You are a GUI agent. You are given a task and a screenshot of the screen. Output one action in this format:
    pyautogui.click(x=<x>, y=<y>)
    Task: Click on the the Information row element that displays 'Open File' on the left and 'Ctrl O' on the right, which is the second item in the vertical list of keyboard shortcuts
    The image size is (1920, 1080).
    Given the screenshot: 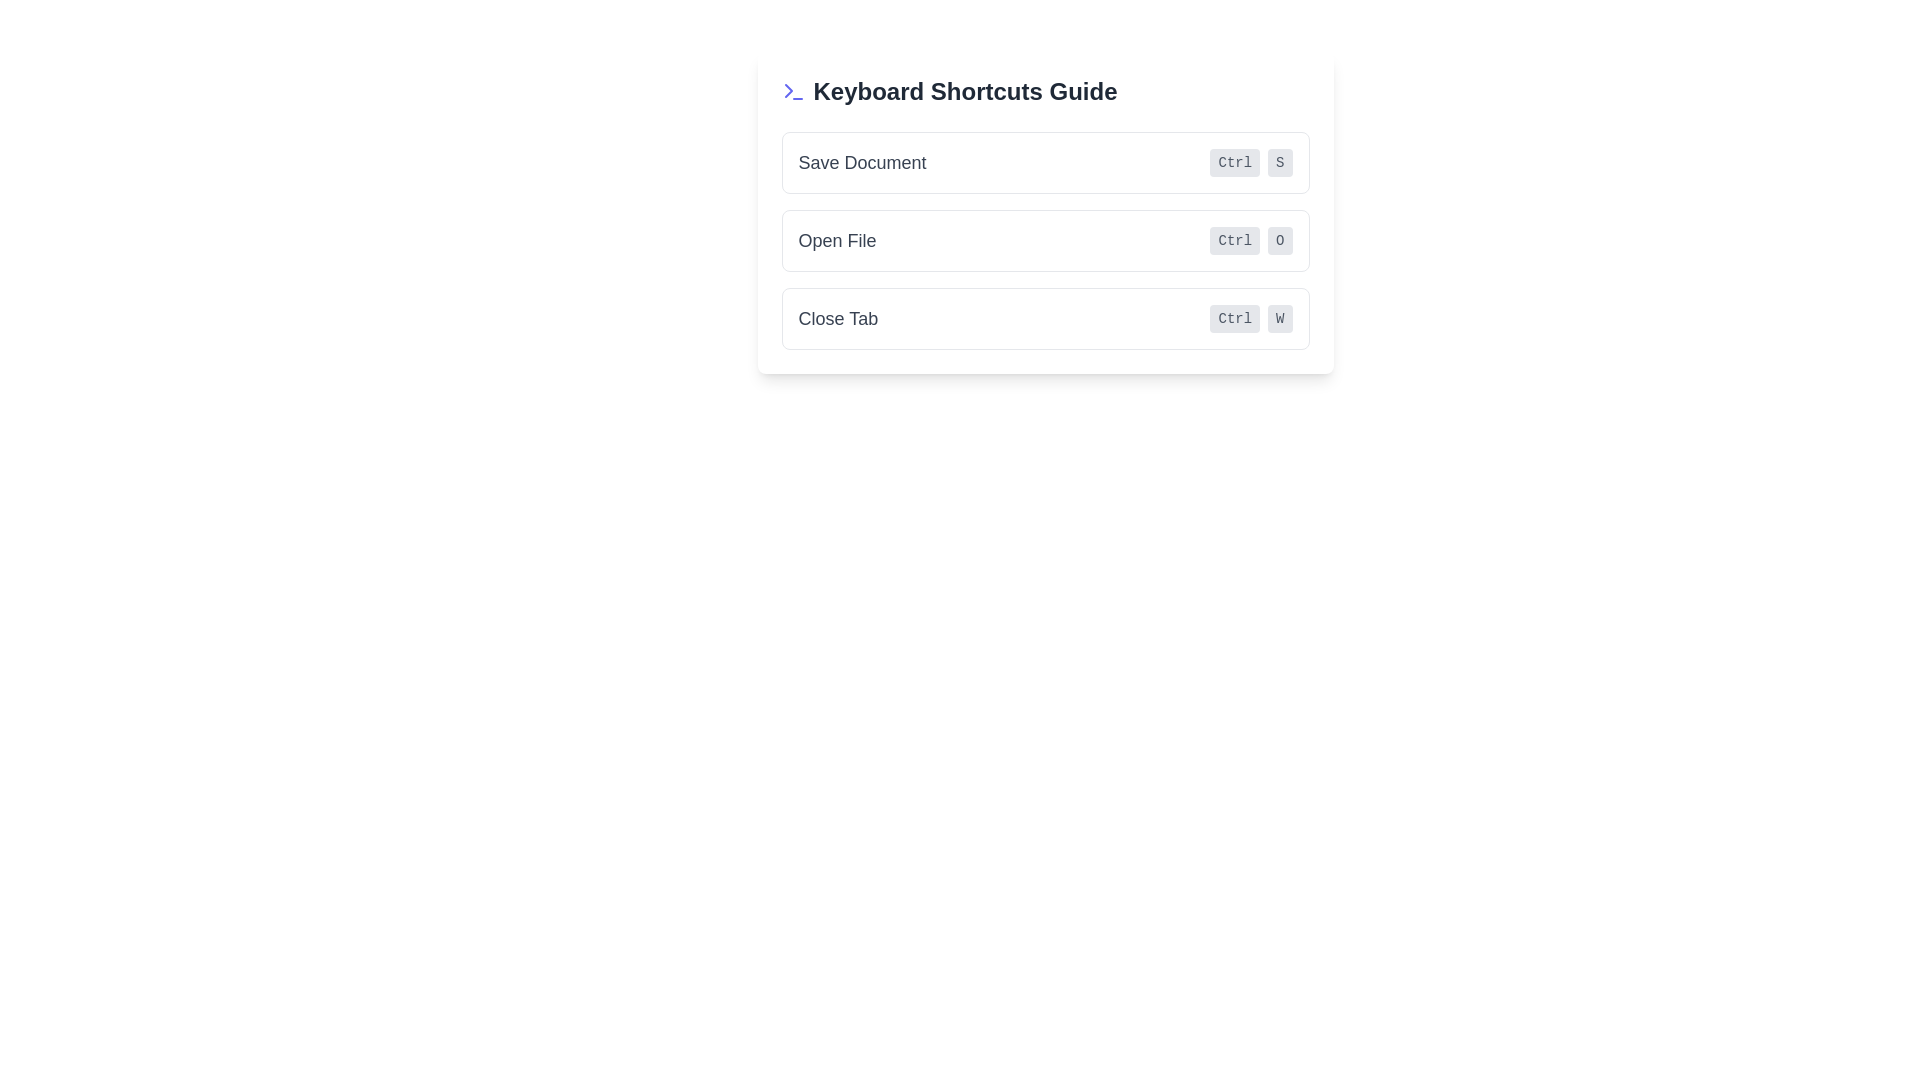 What is the action you would take?
    pyautogui.click(x=1044, y=239)
    